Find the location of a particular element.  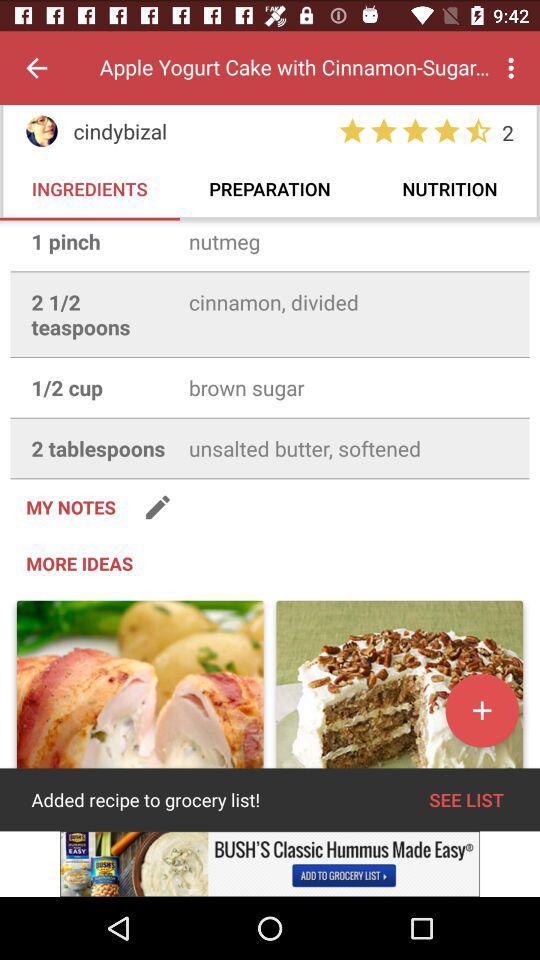

the first star is located at coordinates (351, 130).